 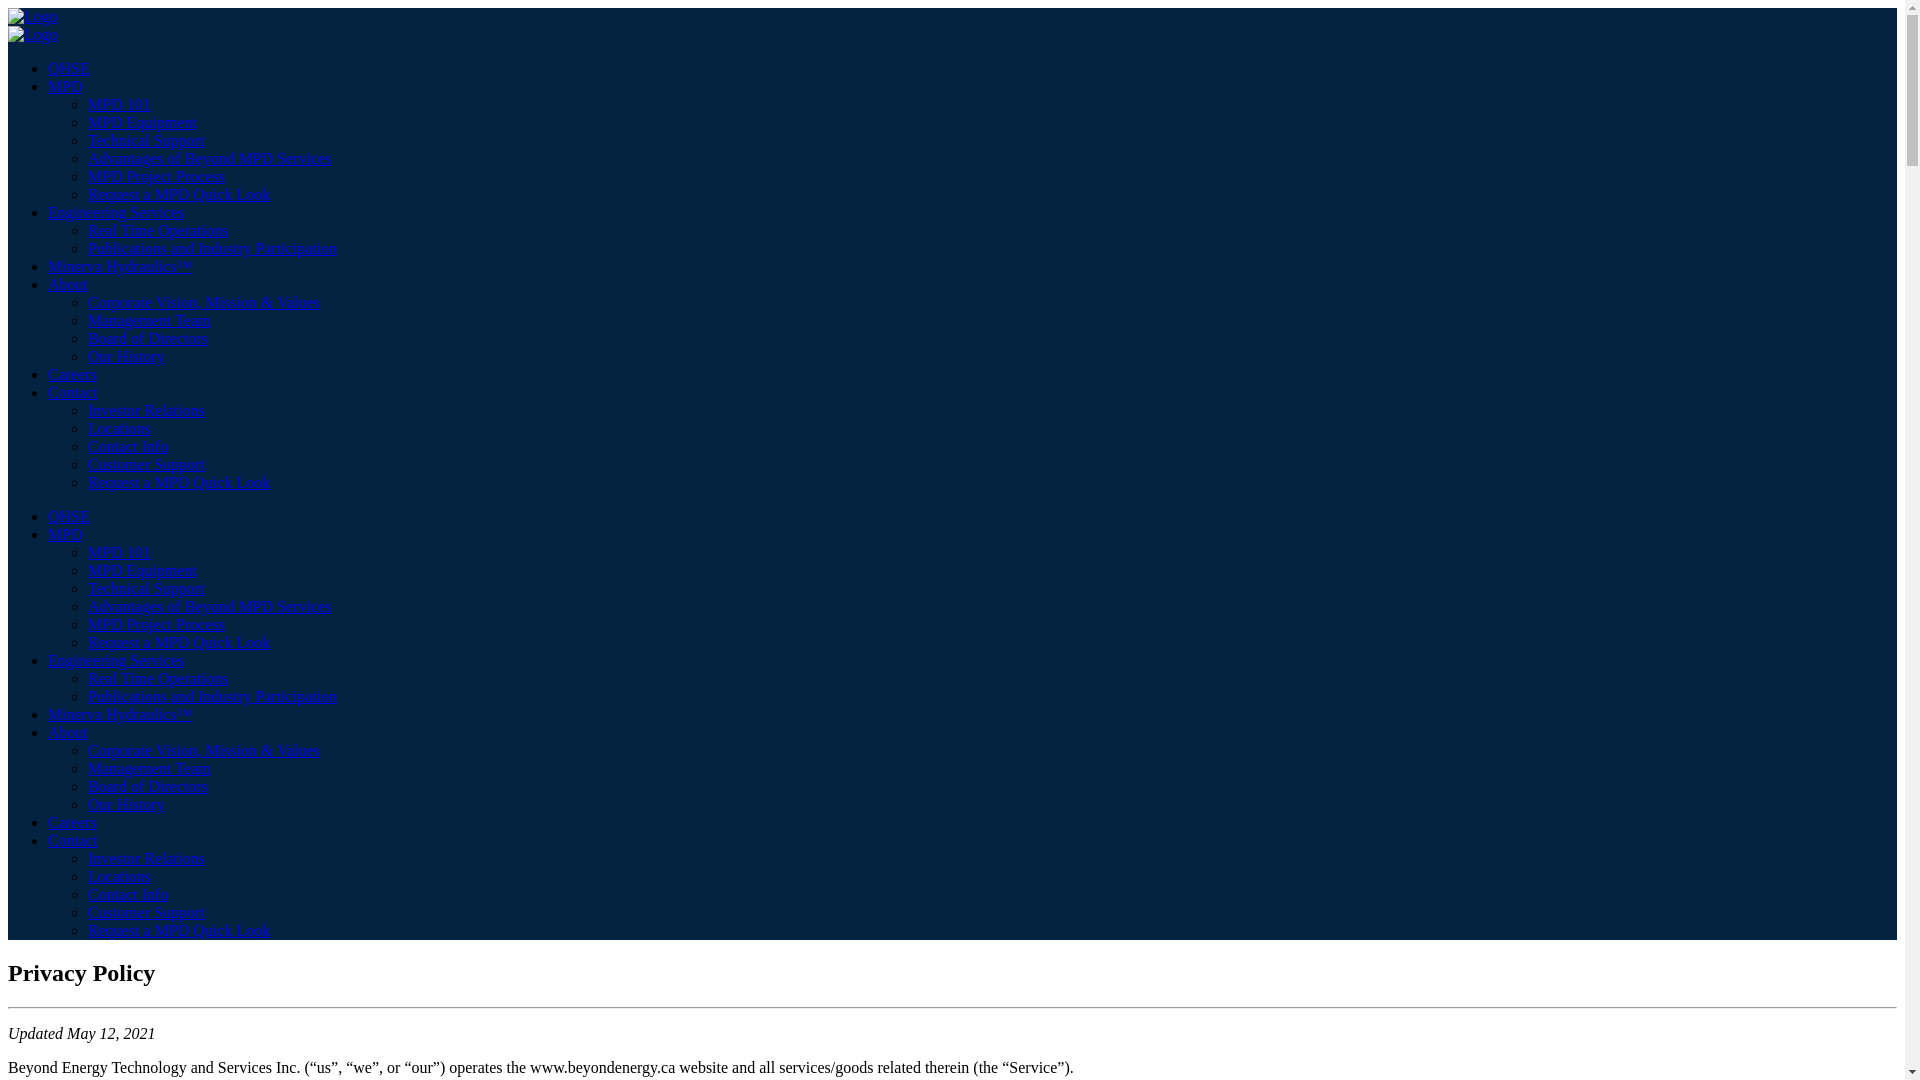 What do you see at coordinates (48, 660) in the screenshot?
I see `'Engineering Services'` at bounding box center [48, 660].